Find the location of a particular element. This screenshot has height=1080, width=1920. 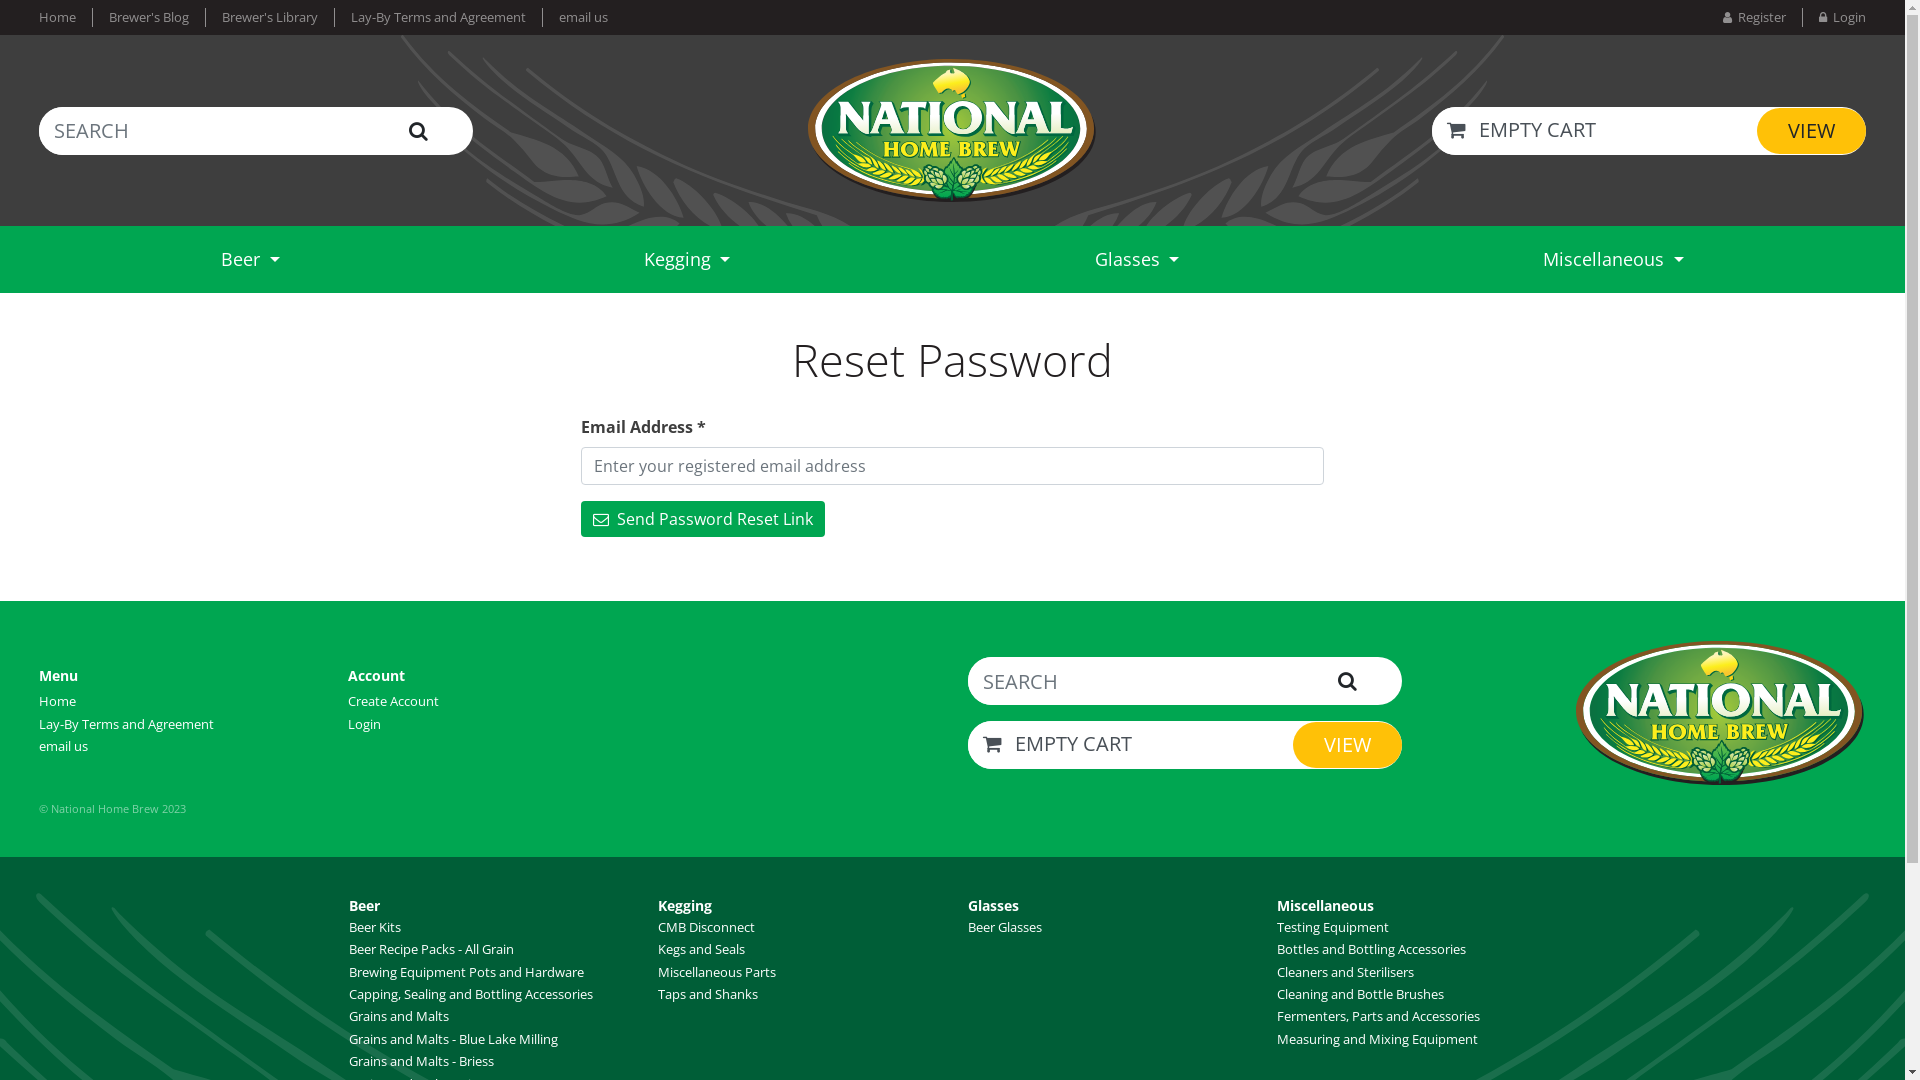

'email us' is located at coordinates (574, 17).